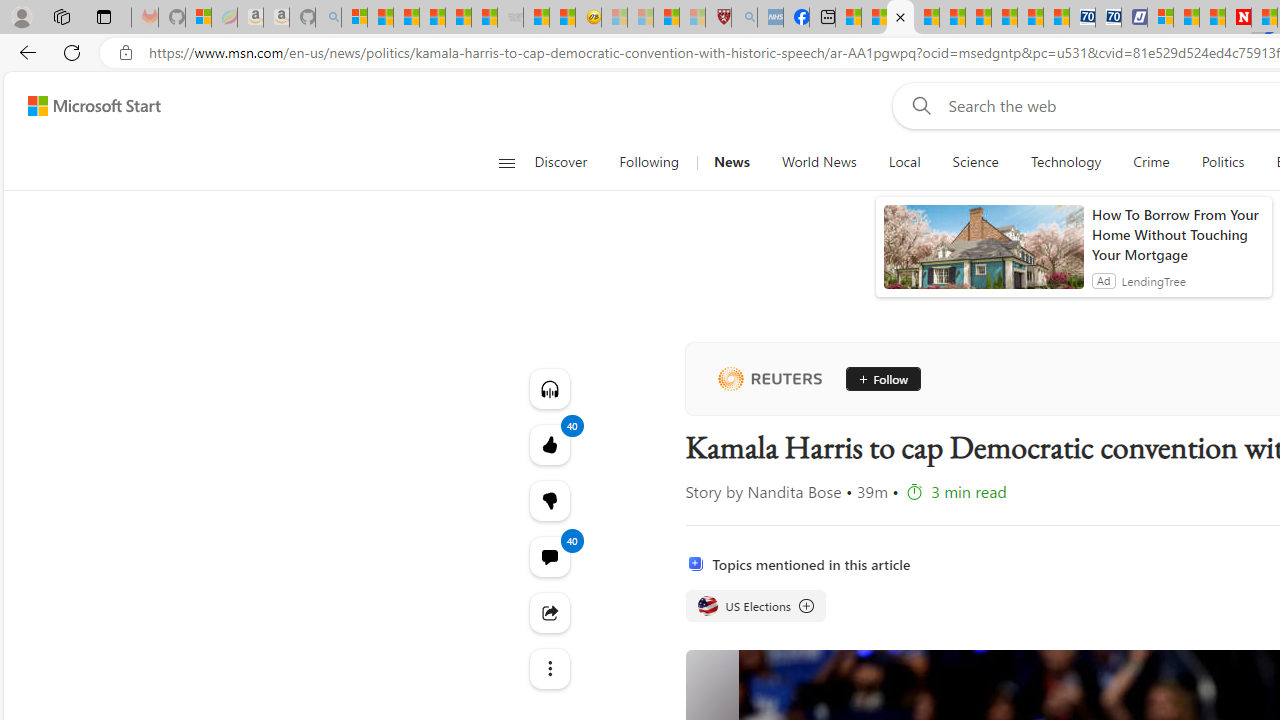 The image size is (1280, 720). Describe the element at coordinates (975, 162) in the screenshot. I see `'Science'` at that location.